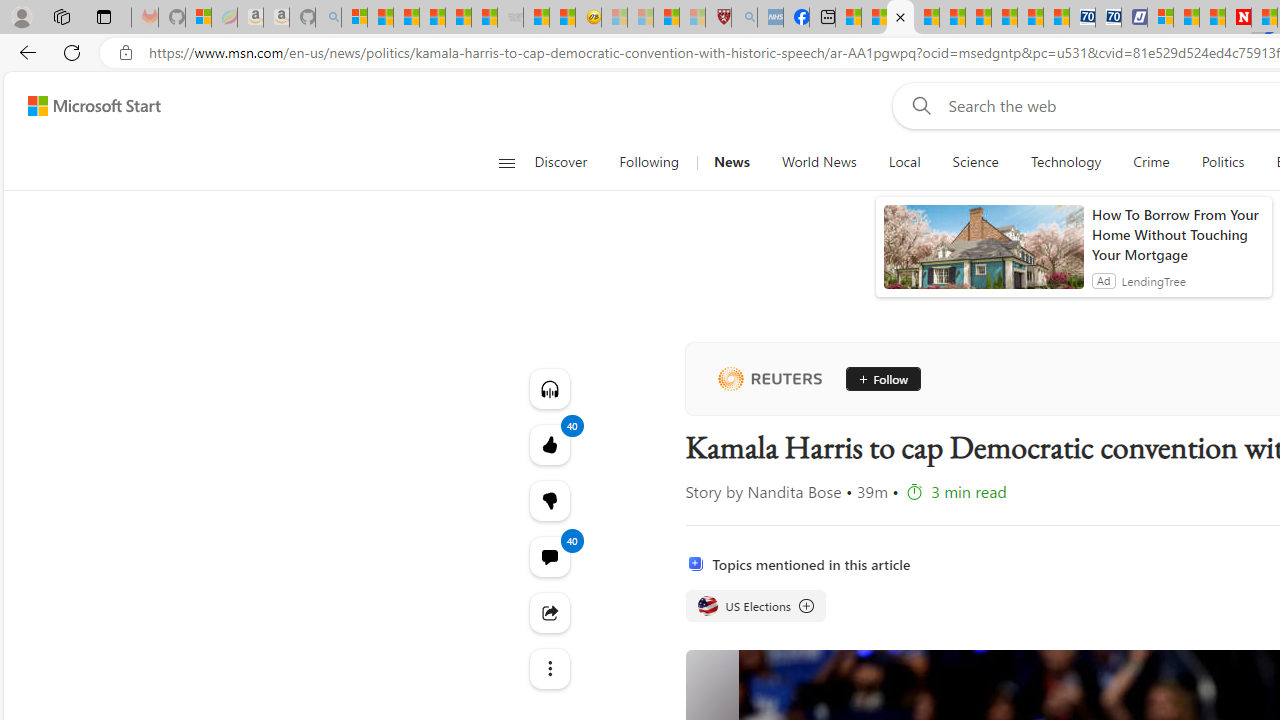 The image size is (1280, 720). Describe the element at coordinates (975, 162) in the screenshot. I see `'Science'` at that location.